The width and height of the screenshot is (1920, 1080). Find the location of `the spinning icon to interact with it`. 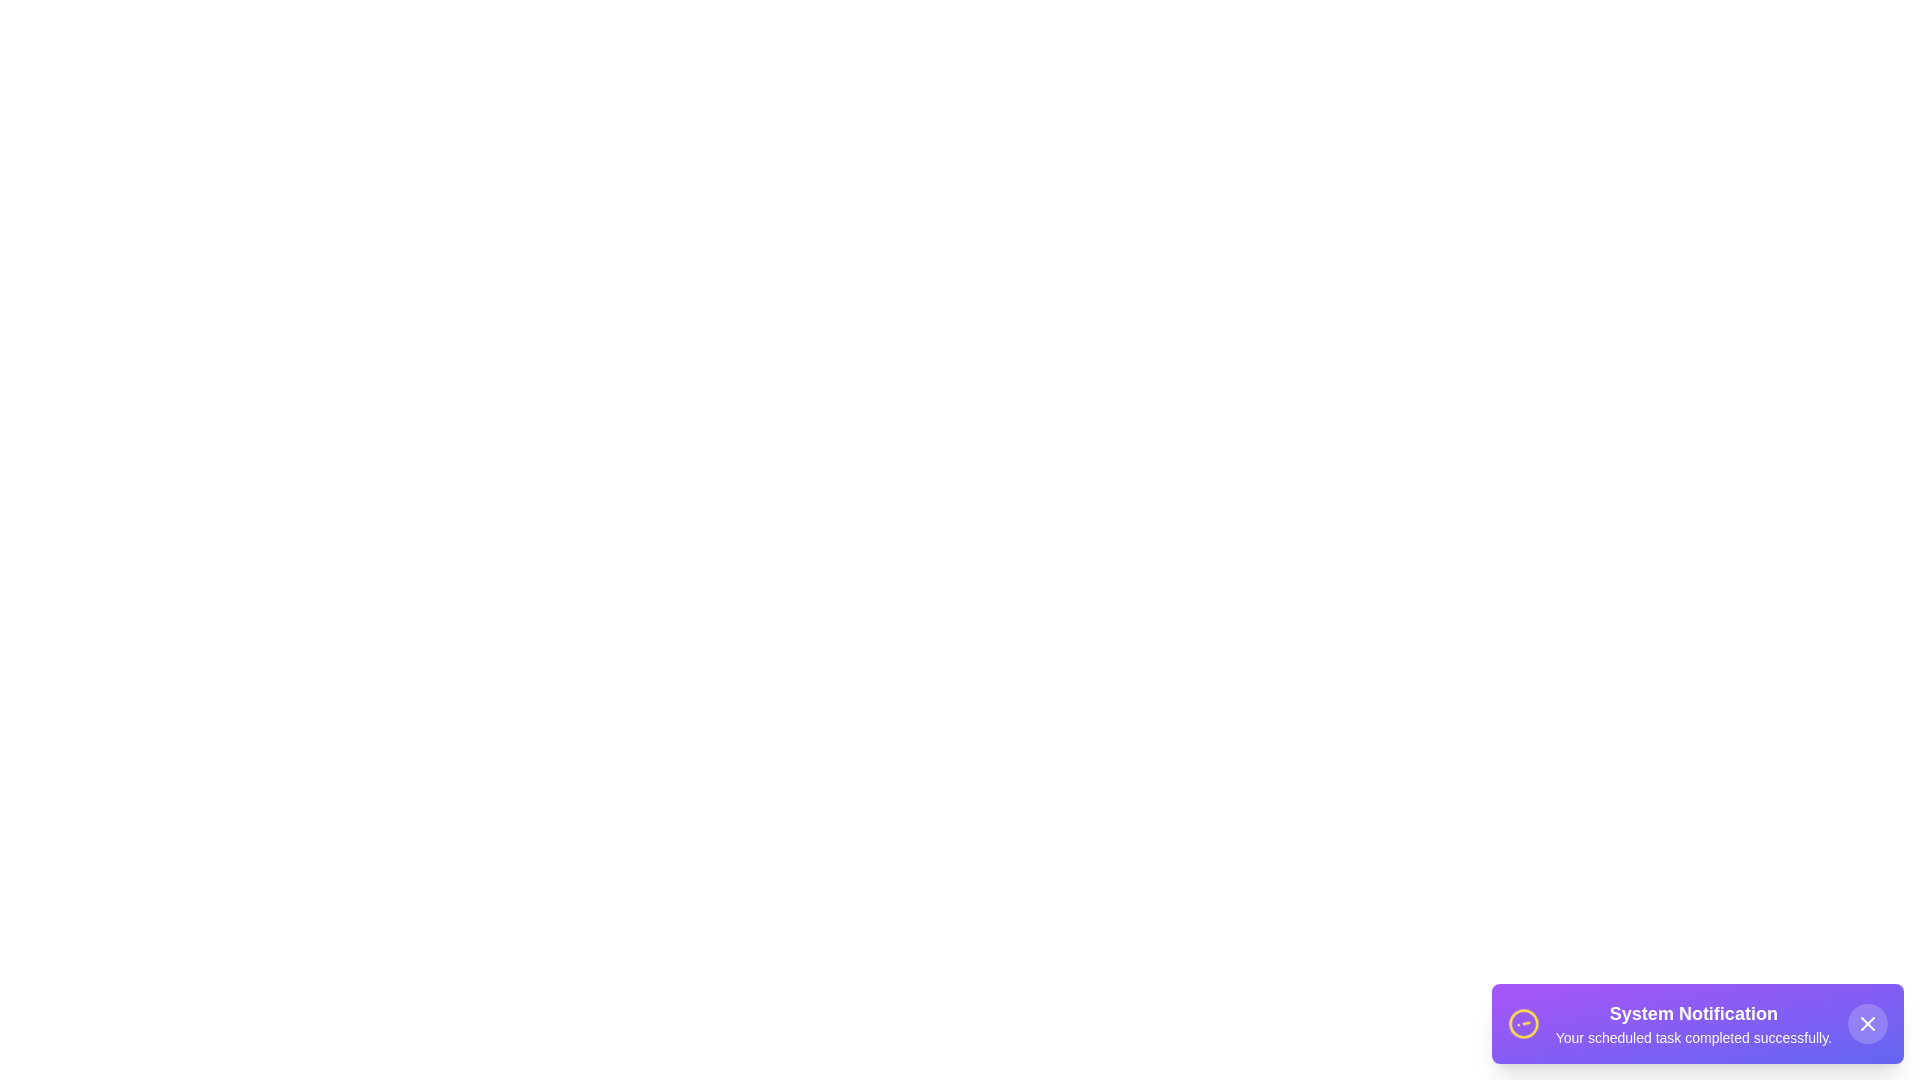

the spinning icon to interact with it is located at coordinates (1522, 1023).